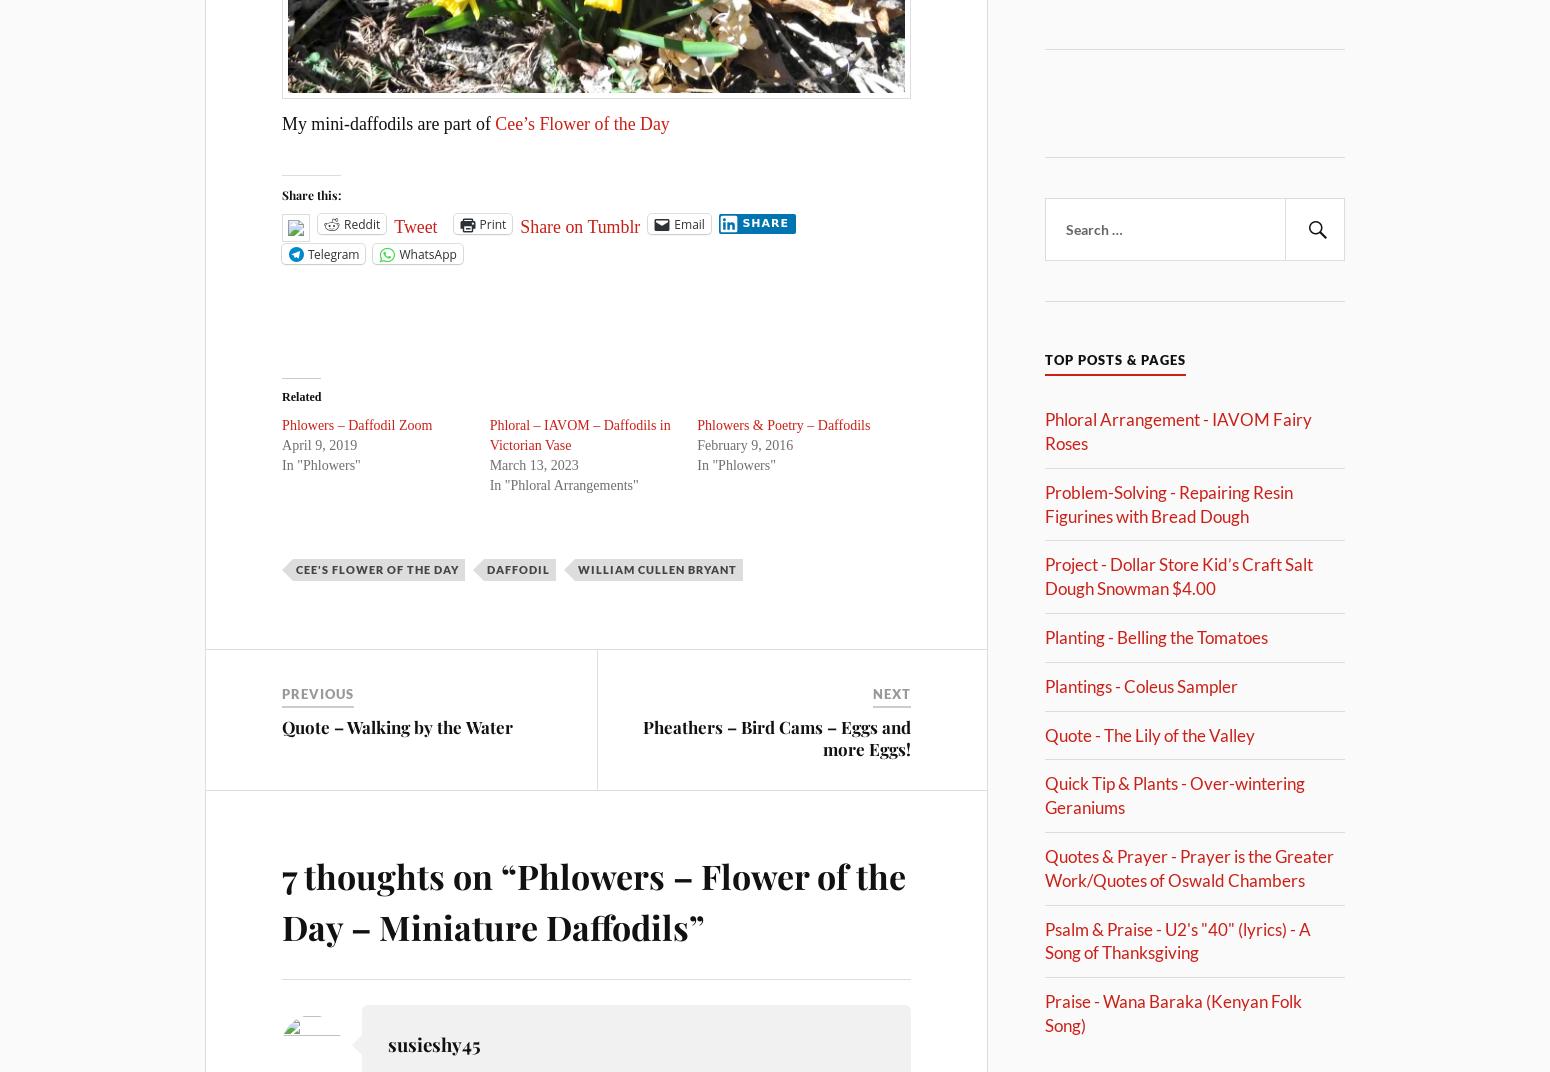  I want to click on 'Quotes & Prayer - Prayer is the Greater Work/Quotes of Oswald Chambers', so click(1189, 866).